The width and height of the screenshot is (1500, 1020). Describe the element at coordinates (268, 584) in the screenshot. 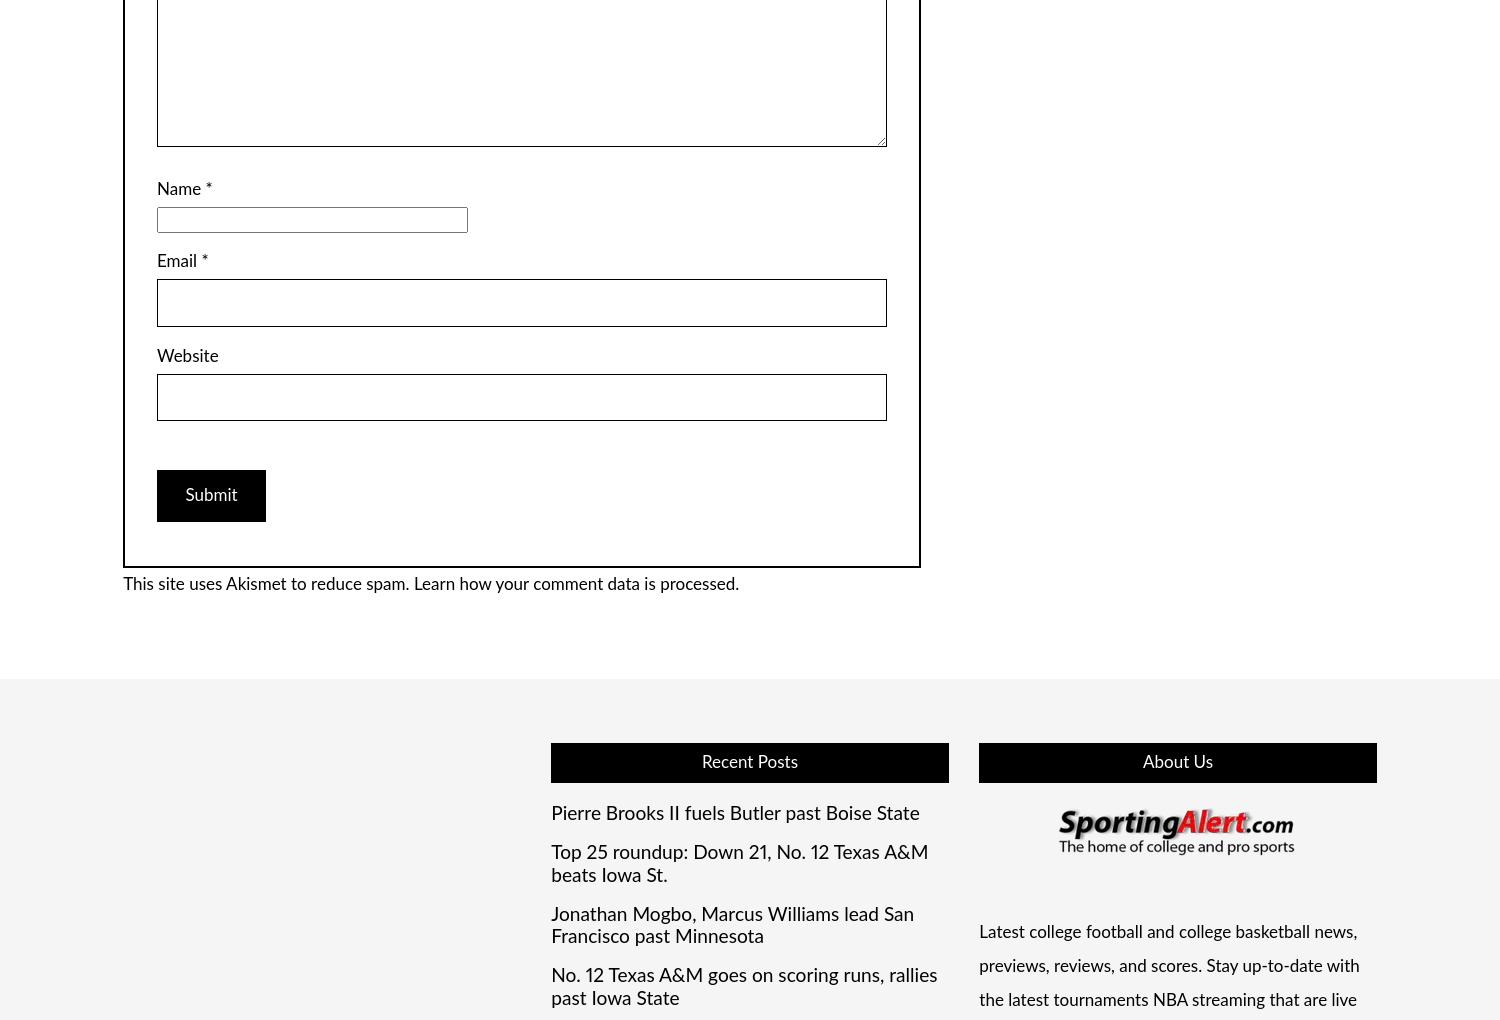

I see `'This site uses Akismet to reduce spam.'` at that location.